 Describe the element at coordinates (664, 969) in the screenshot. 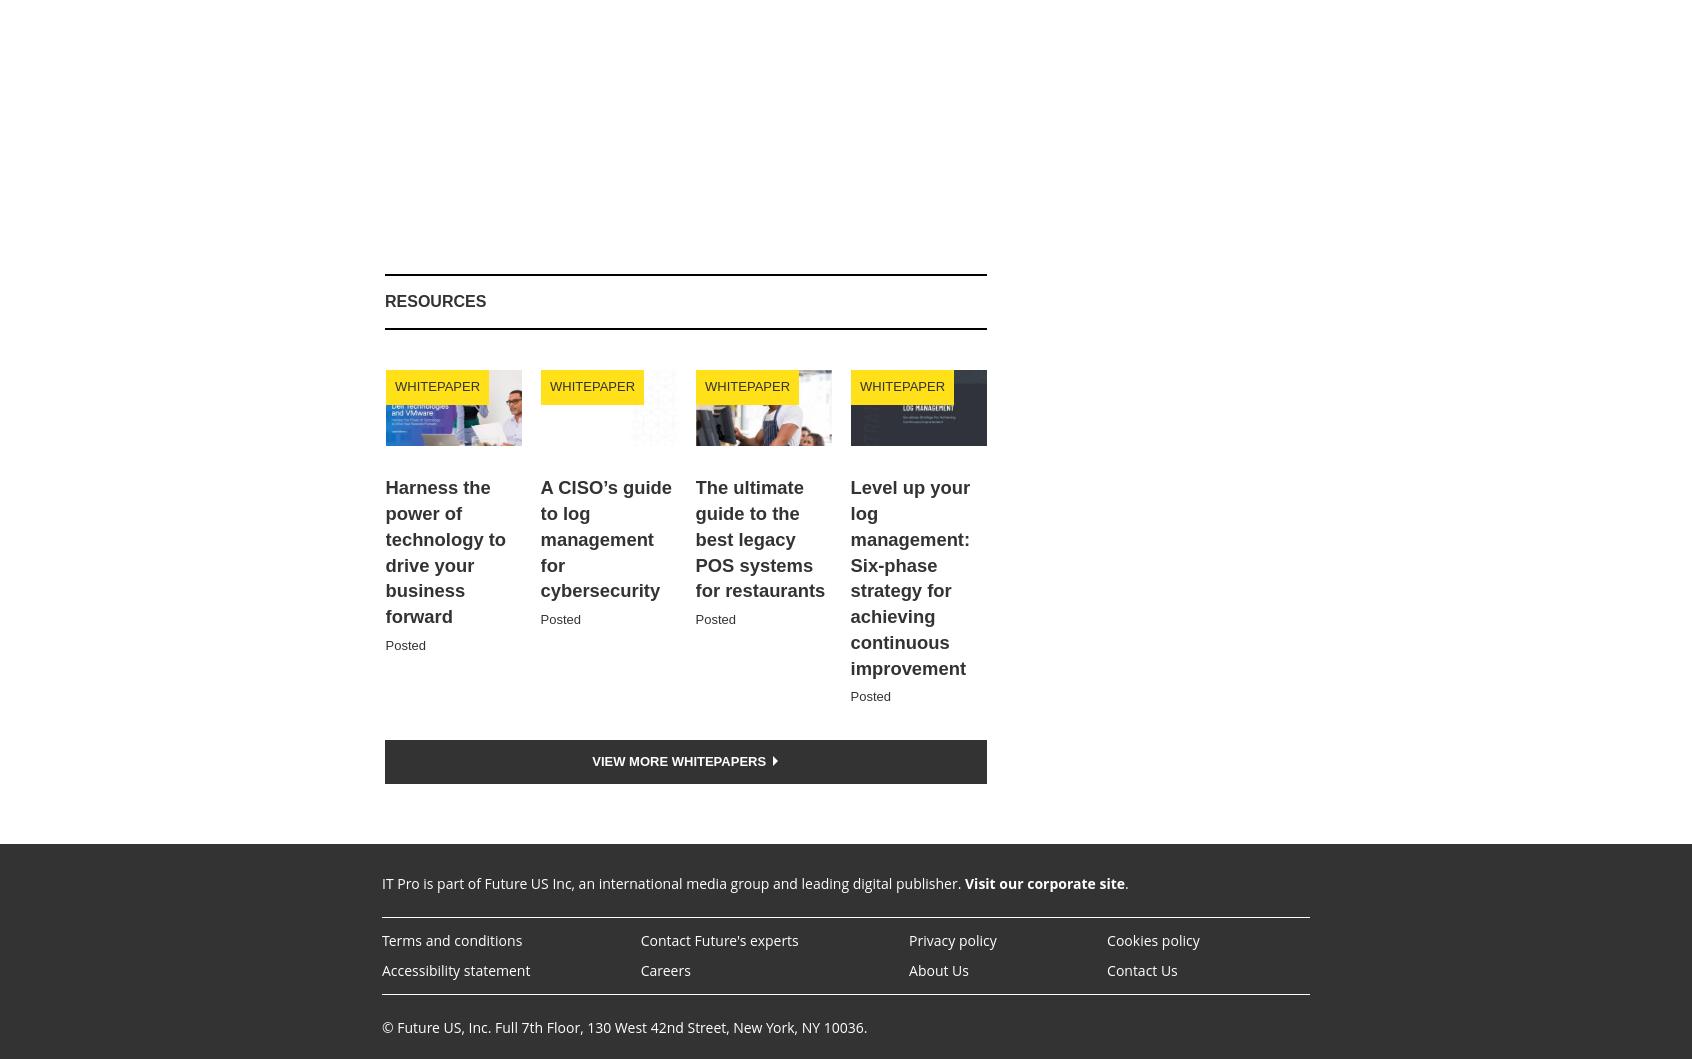

I see `'Careers'` at that location.